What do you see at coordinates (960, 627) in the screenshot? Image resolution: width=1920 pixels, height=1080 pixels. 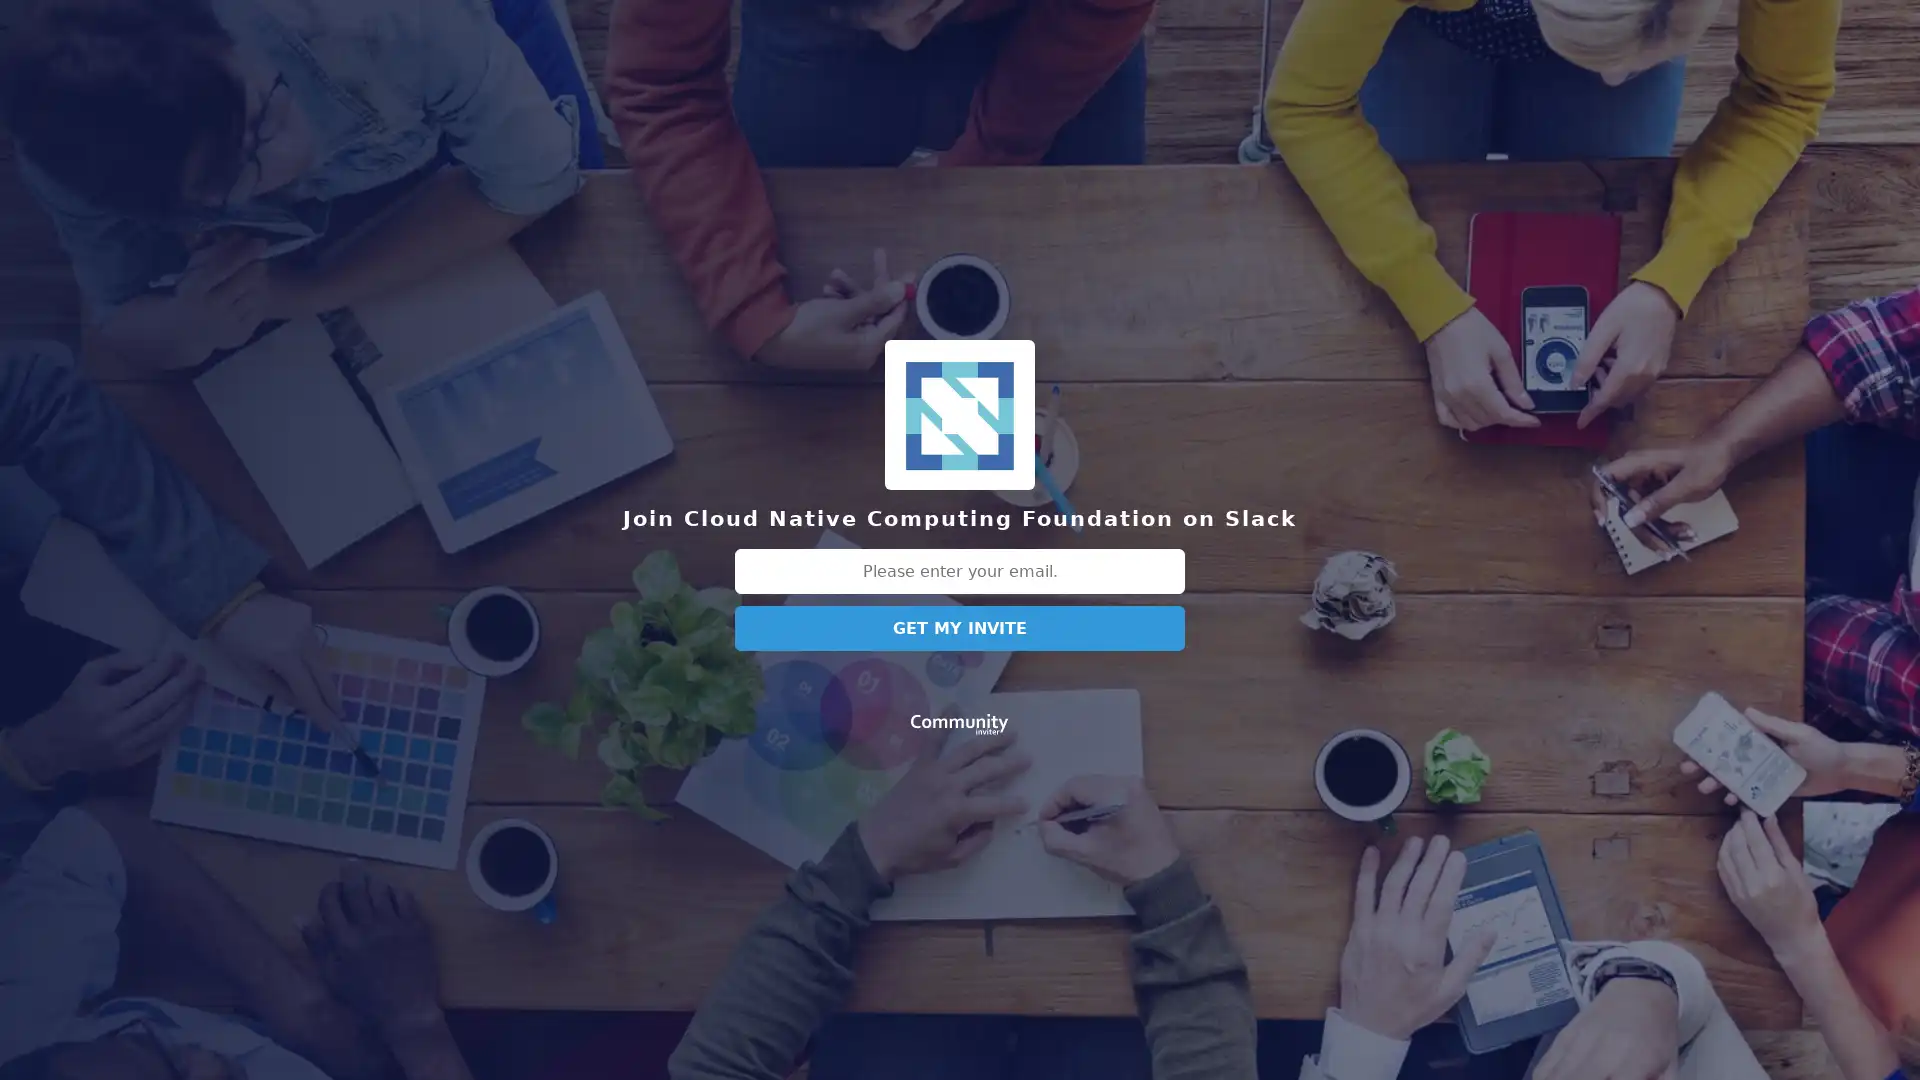 I see `GET MY INVITE` at bounding box center [960, 627].